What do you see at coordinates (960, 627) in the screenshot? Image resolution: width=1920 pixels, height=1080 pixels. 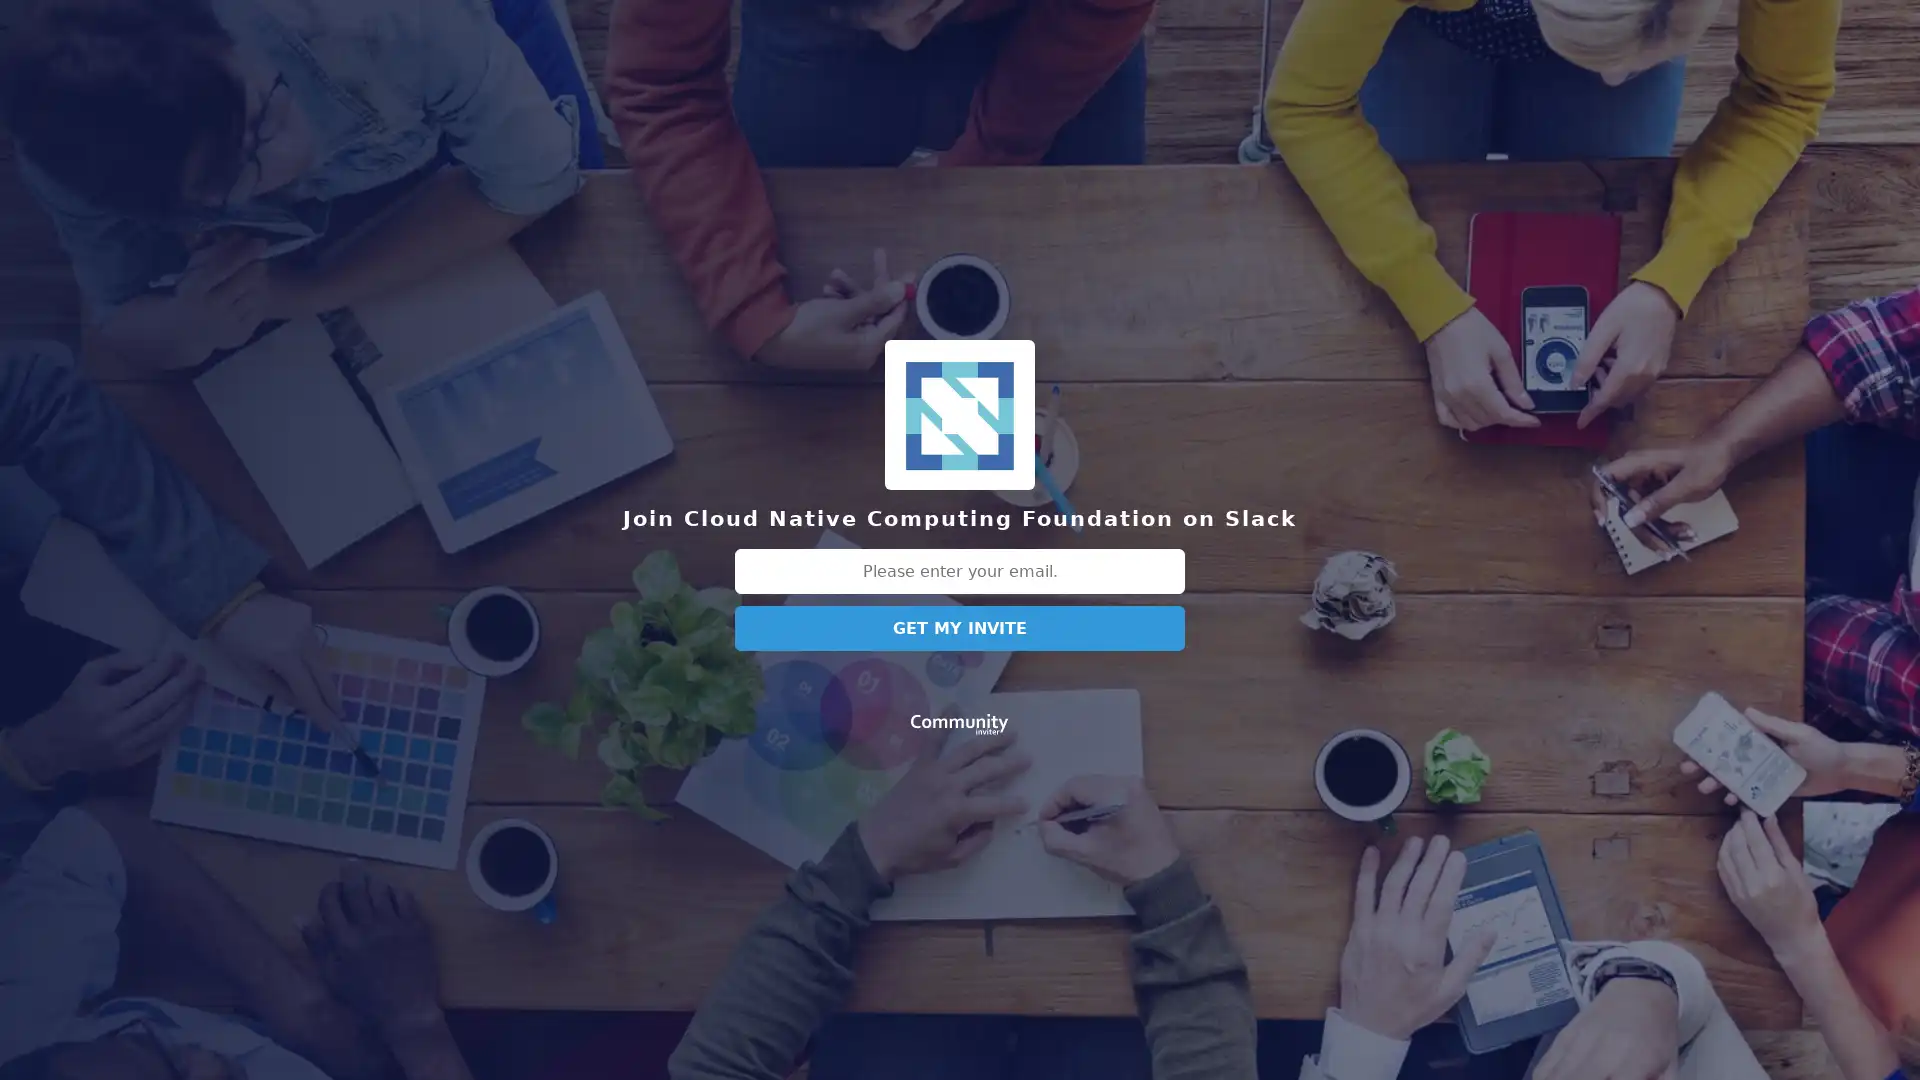 I see `GET MY INVITE` at bounding box center [960, 627].